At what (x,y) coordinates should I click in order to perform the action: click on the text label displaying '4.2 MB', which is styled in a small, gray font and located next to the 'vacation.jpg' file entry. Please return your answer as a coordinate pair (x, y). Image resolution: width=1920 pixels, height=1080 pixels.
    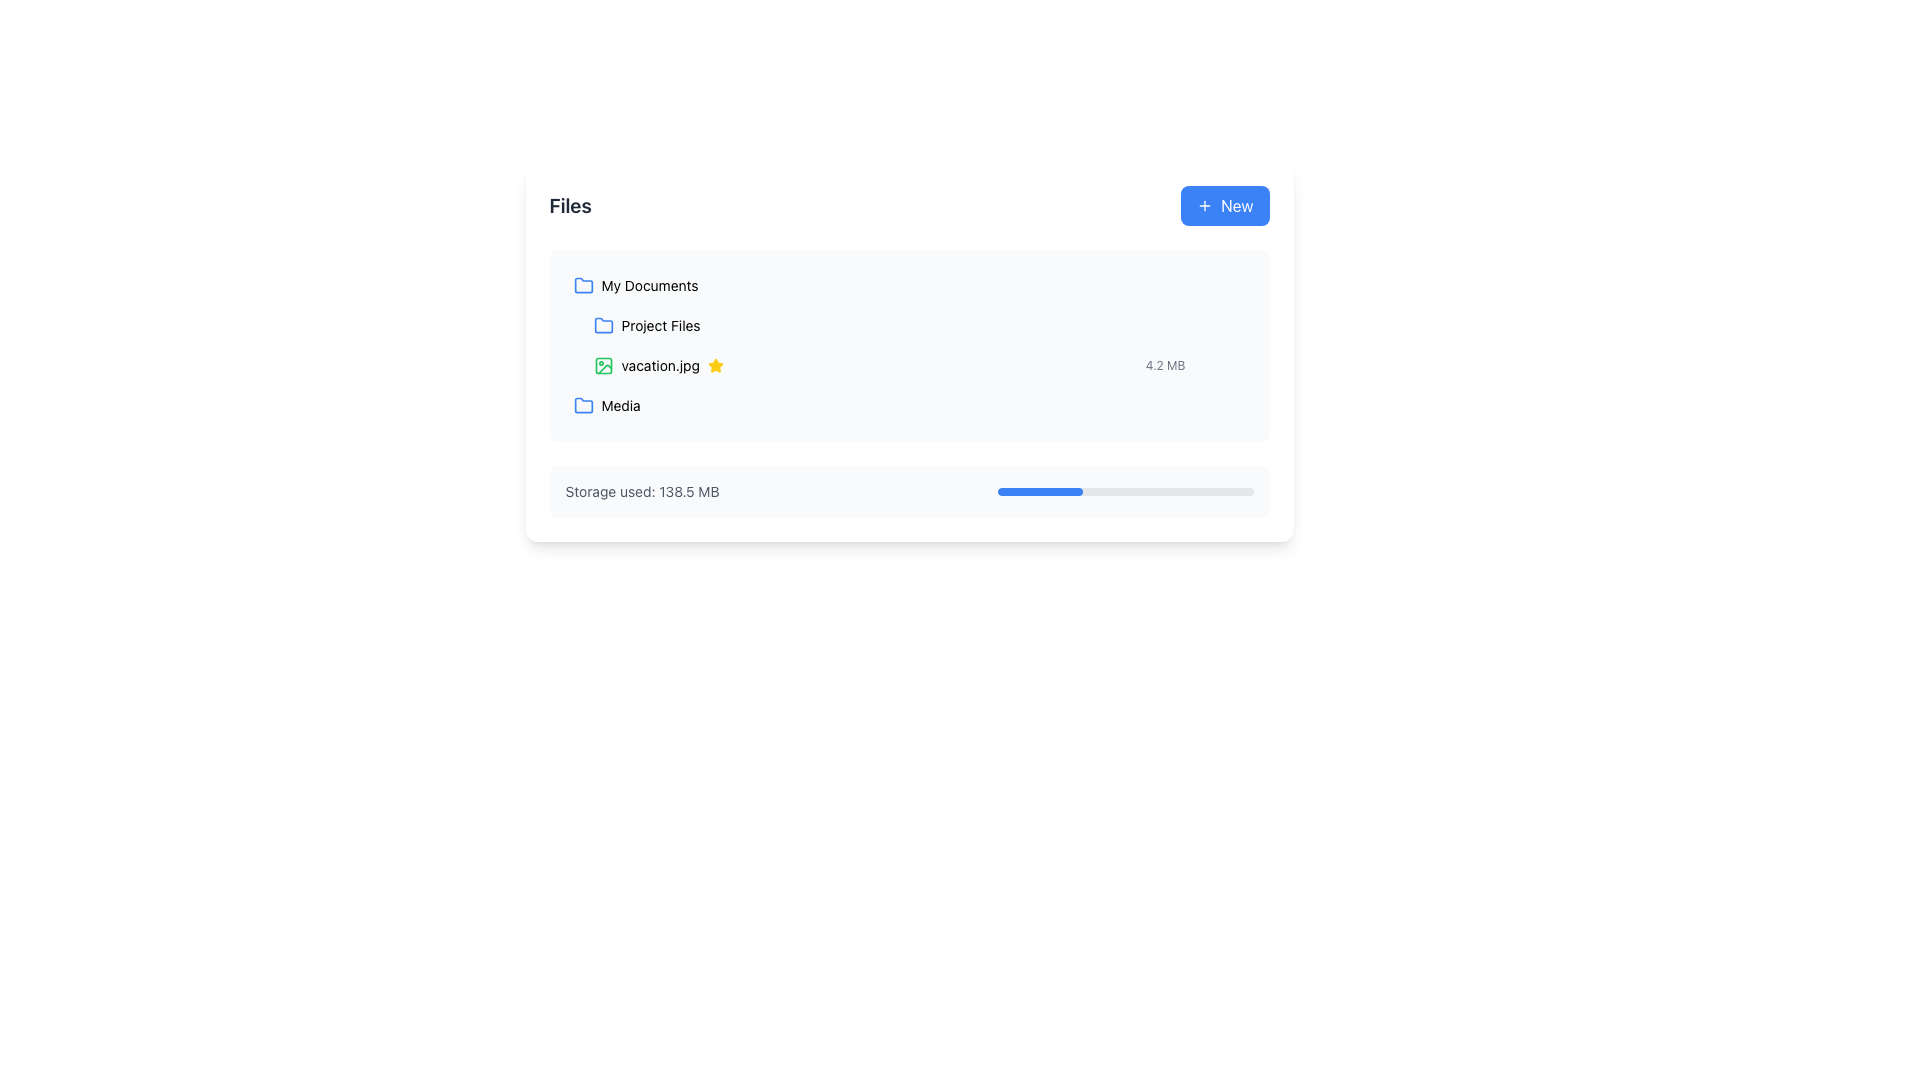
    Looking at the image, I should click on (1165, 366).